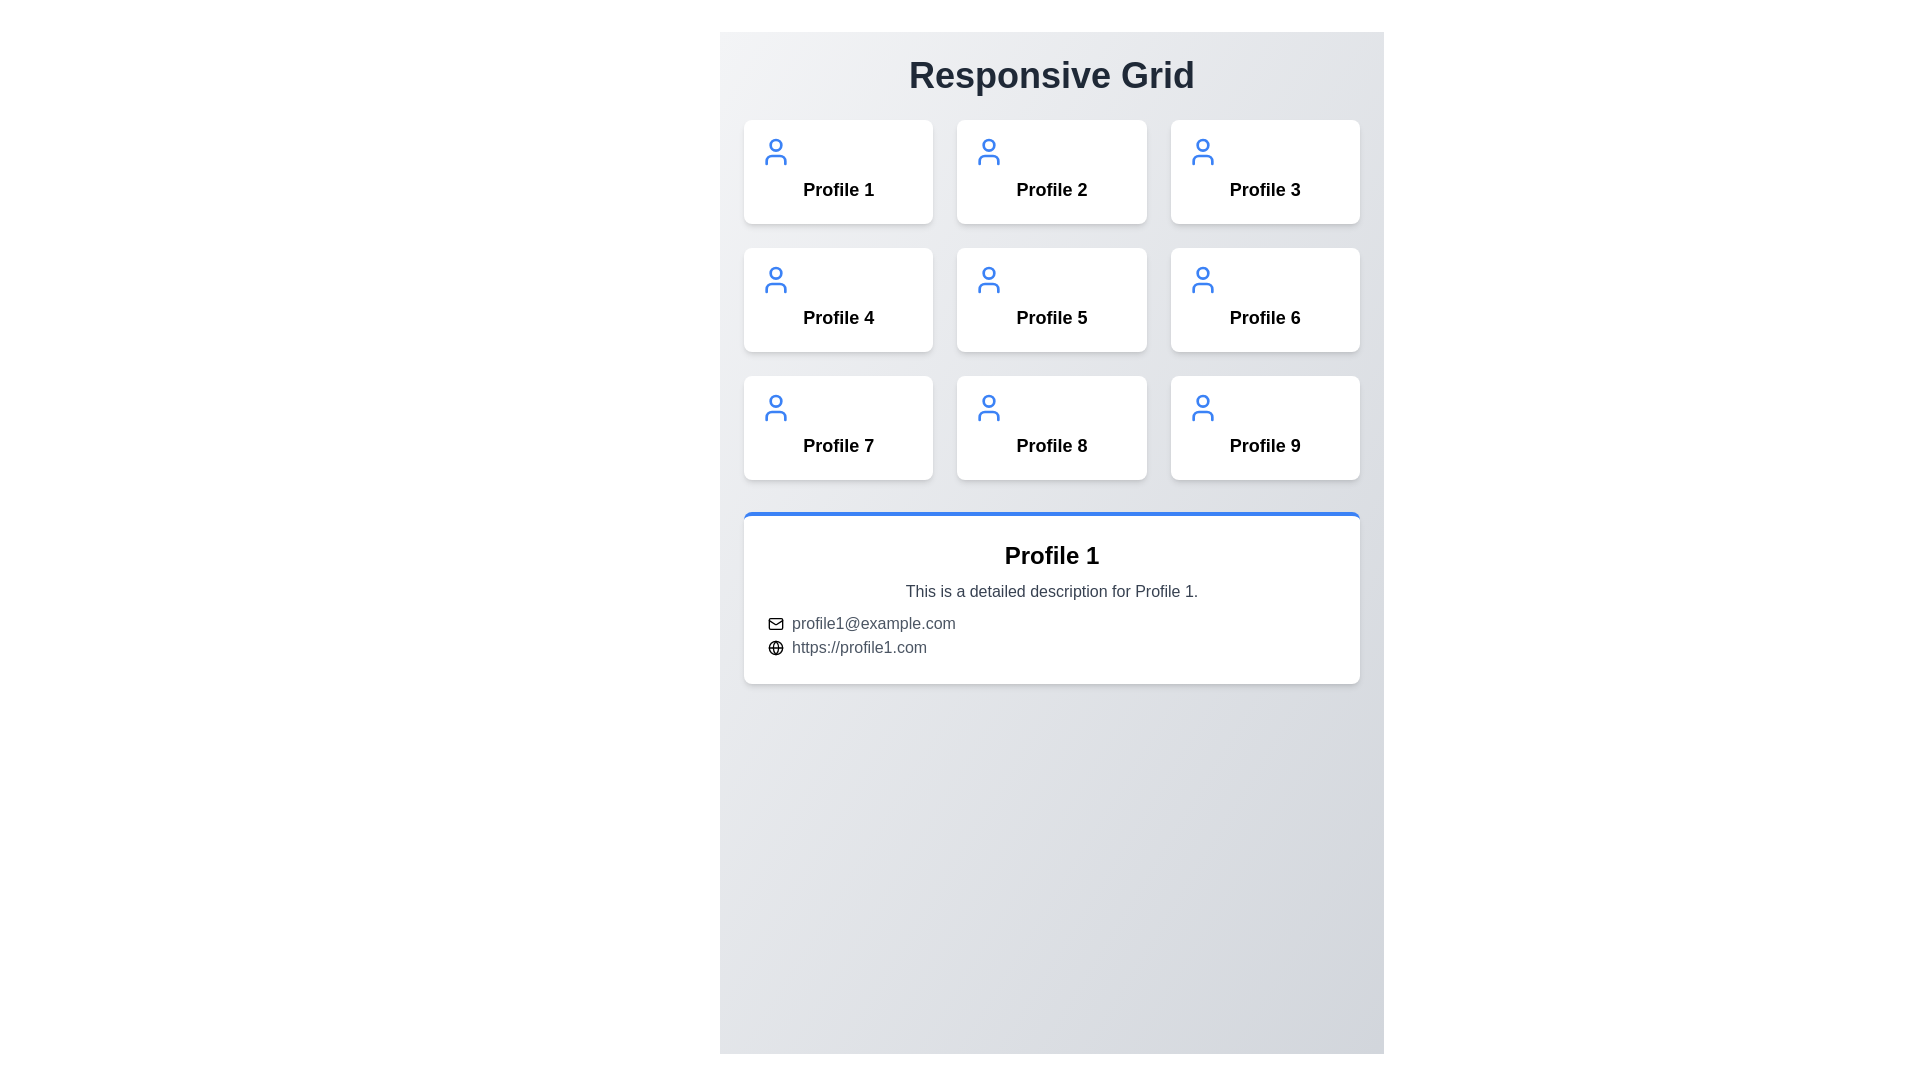 This screenshot has height=1080, width=1920. What do you see at coordinates (1050, 171) in the screenshot?
I see `the clickable card representing 'Profile 2' located in the second column of the first row of a grid of profile cards` at bounding box center [1050, 171].